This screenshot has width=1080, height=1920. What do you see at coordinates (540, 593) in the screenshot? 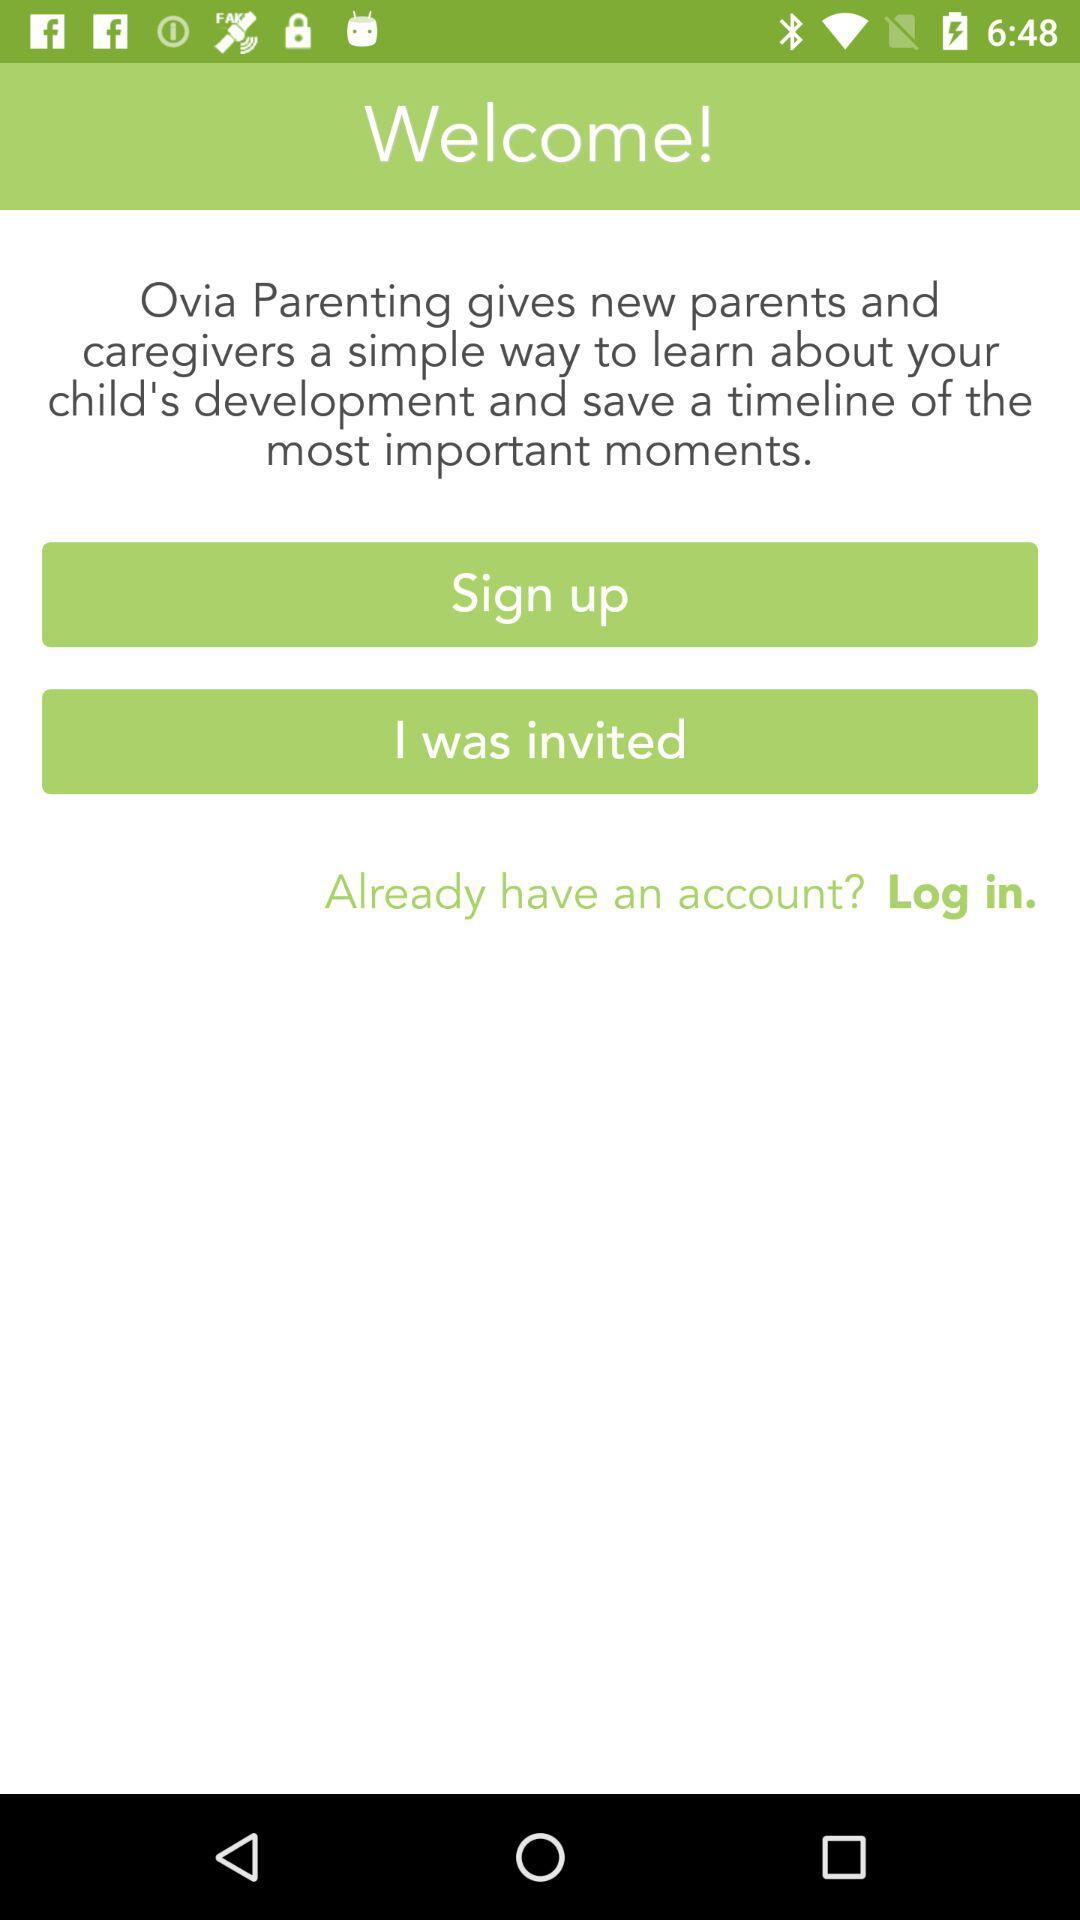
I see `the icon below the ovia parenting gives icon` at bounding box center [540, 593].